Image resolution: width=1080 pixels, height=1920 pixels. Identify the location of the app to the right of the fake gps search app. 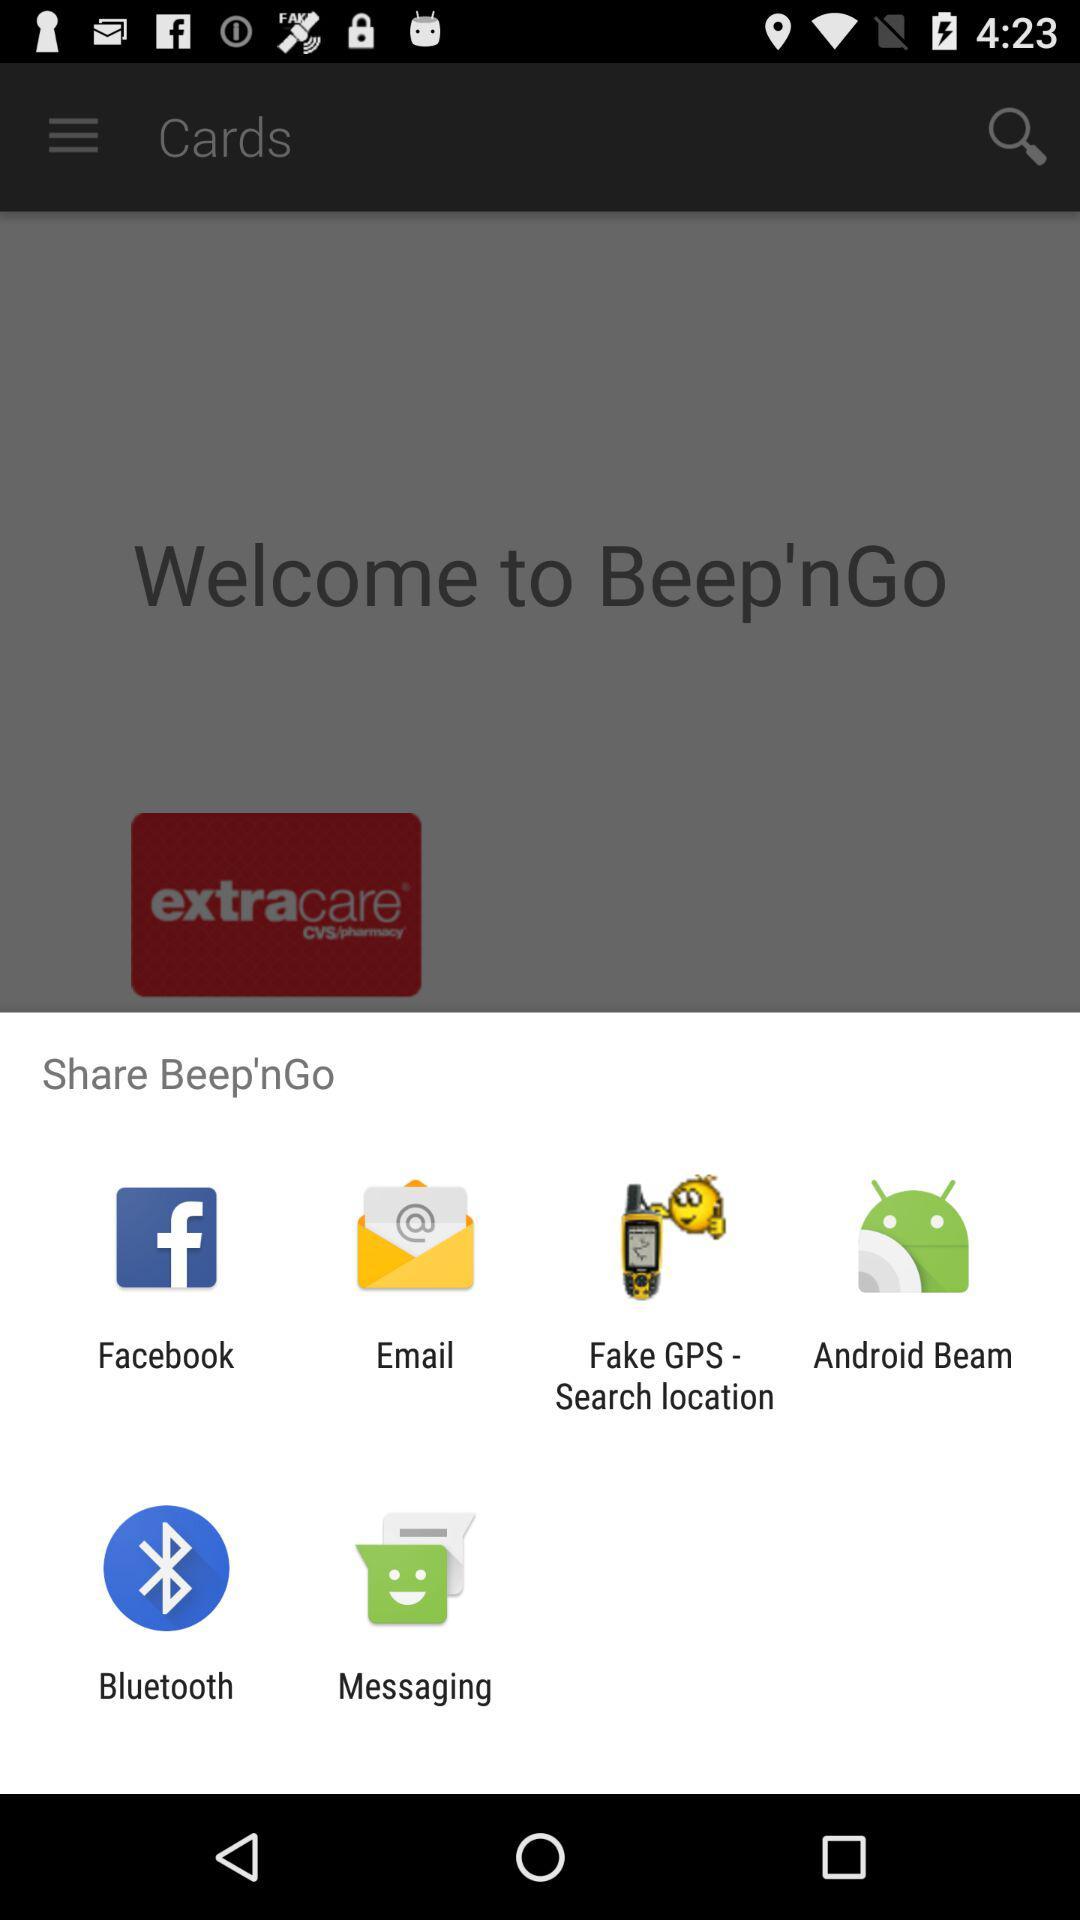
(913, 1374).